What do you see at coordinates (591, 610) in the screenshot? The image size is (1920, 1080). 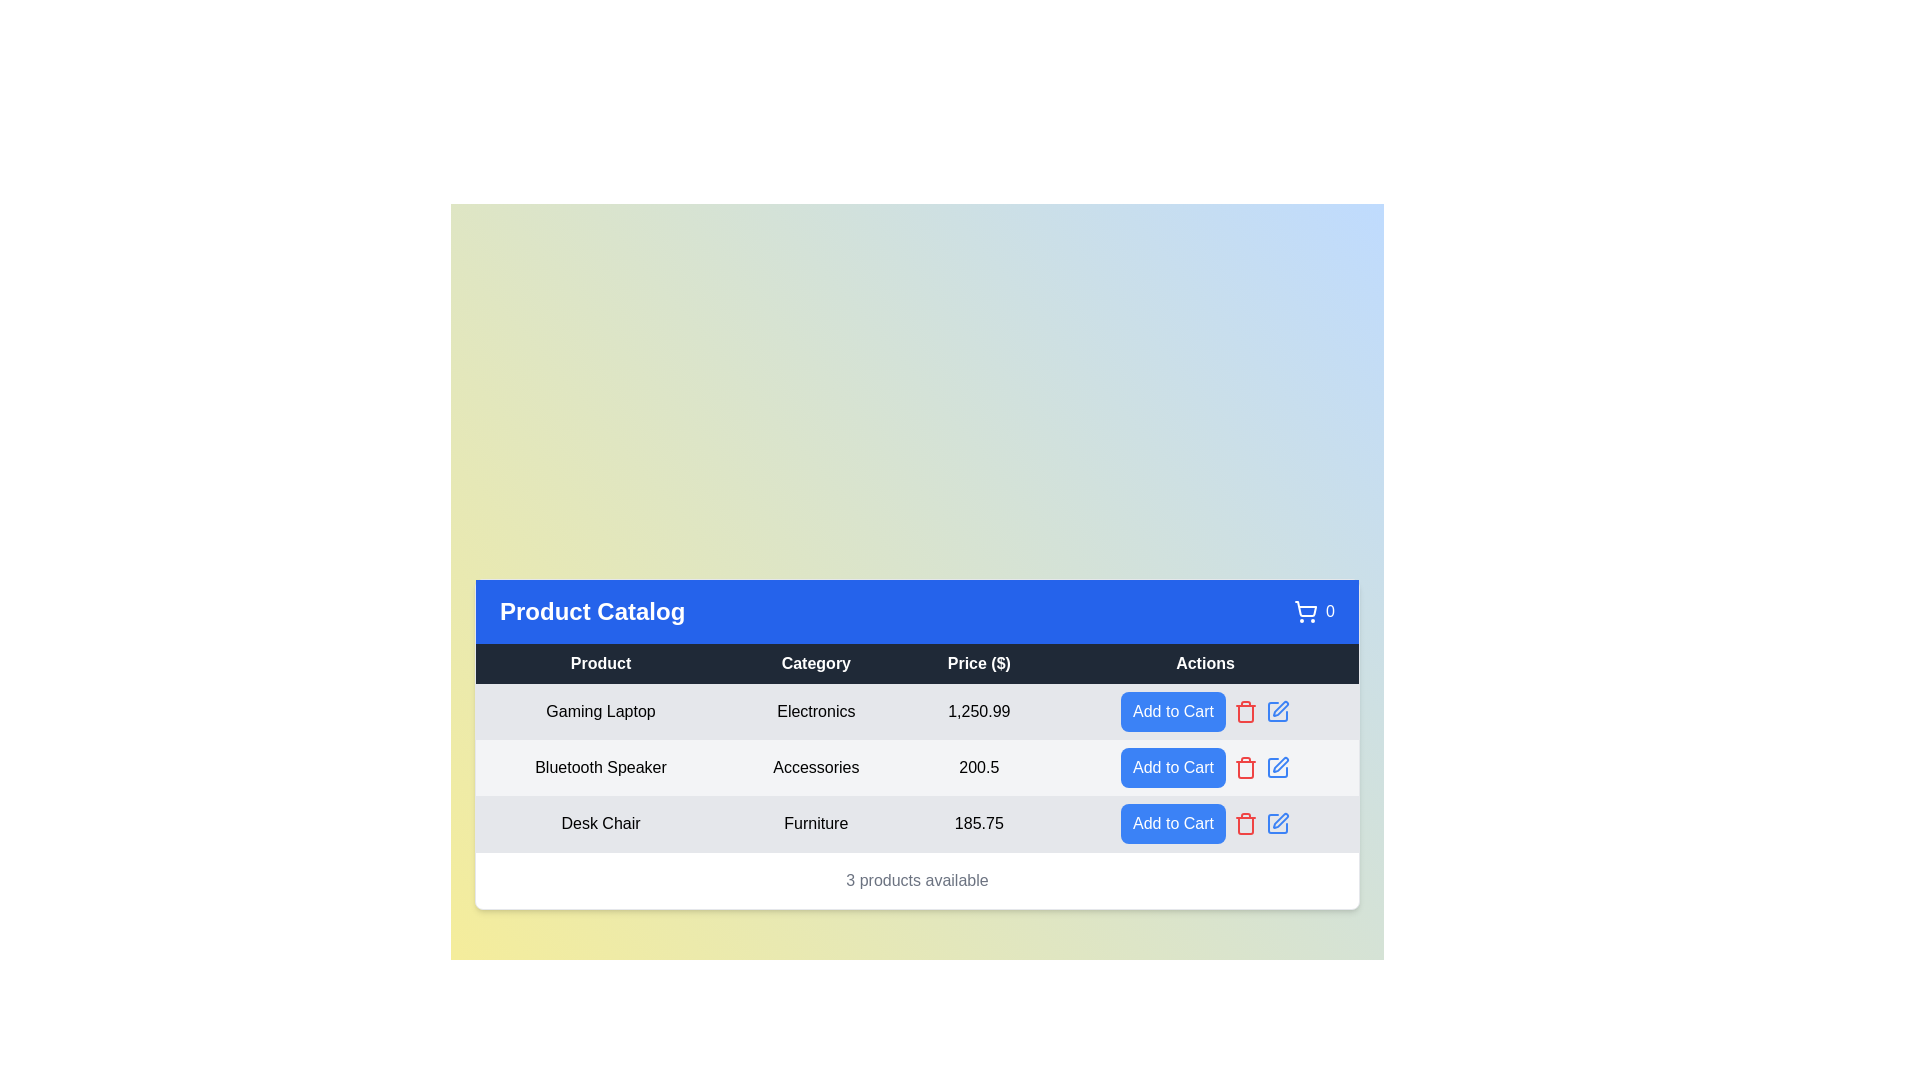 I see `the 'Product Catalog' text label, which is a bold heading with white font color on a blue background, located on the left side of the navigation bar at the top of the content section` at bounding box center [591, 610].